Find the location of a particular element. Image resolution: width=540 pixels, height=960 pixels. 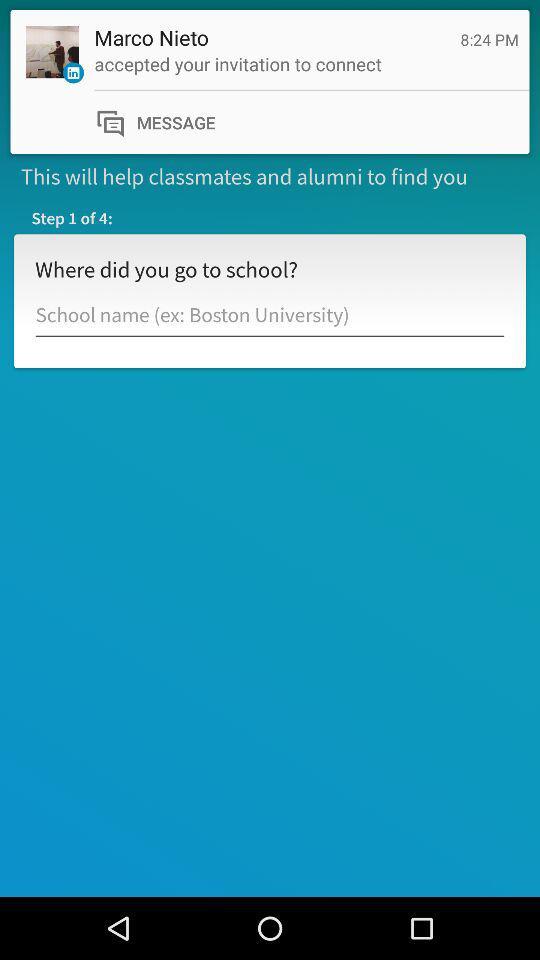

school name is located at coordinates (270, 315).